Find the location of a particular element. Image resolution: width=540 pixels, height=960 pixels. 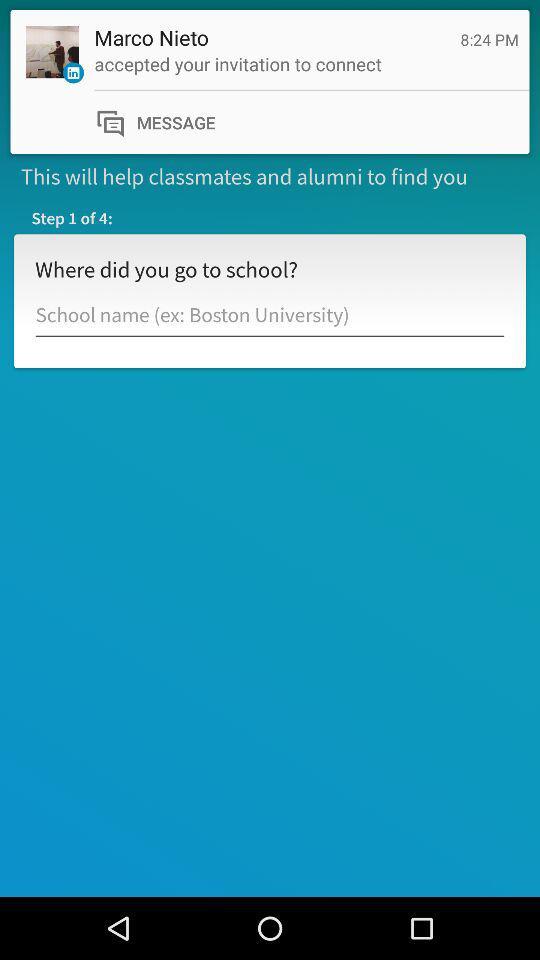

school name is located at coordinates (270, 315).